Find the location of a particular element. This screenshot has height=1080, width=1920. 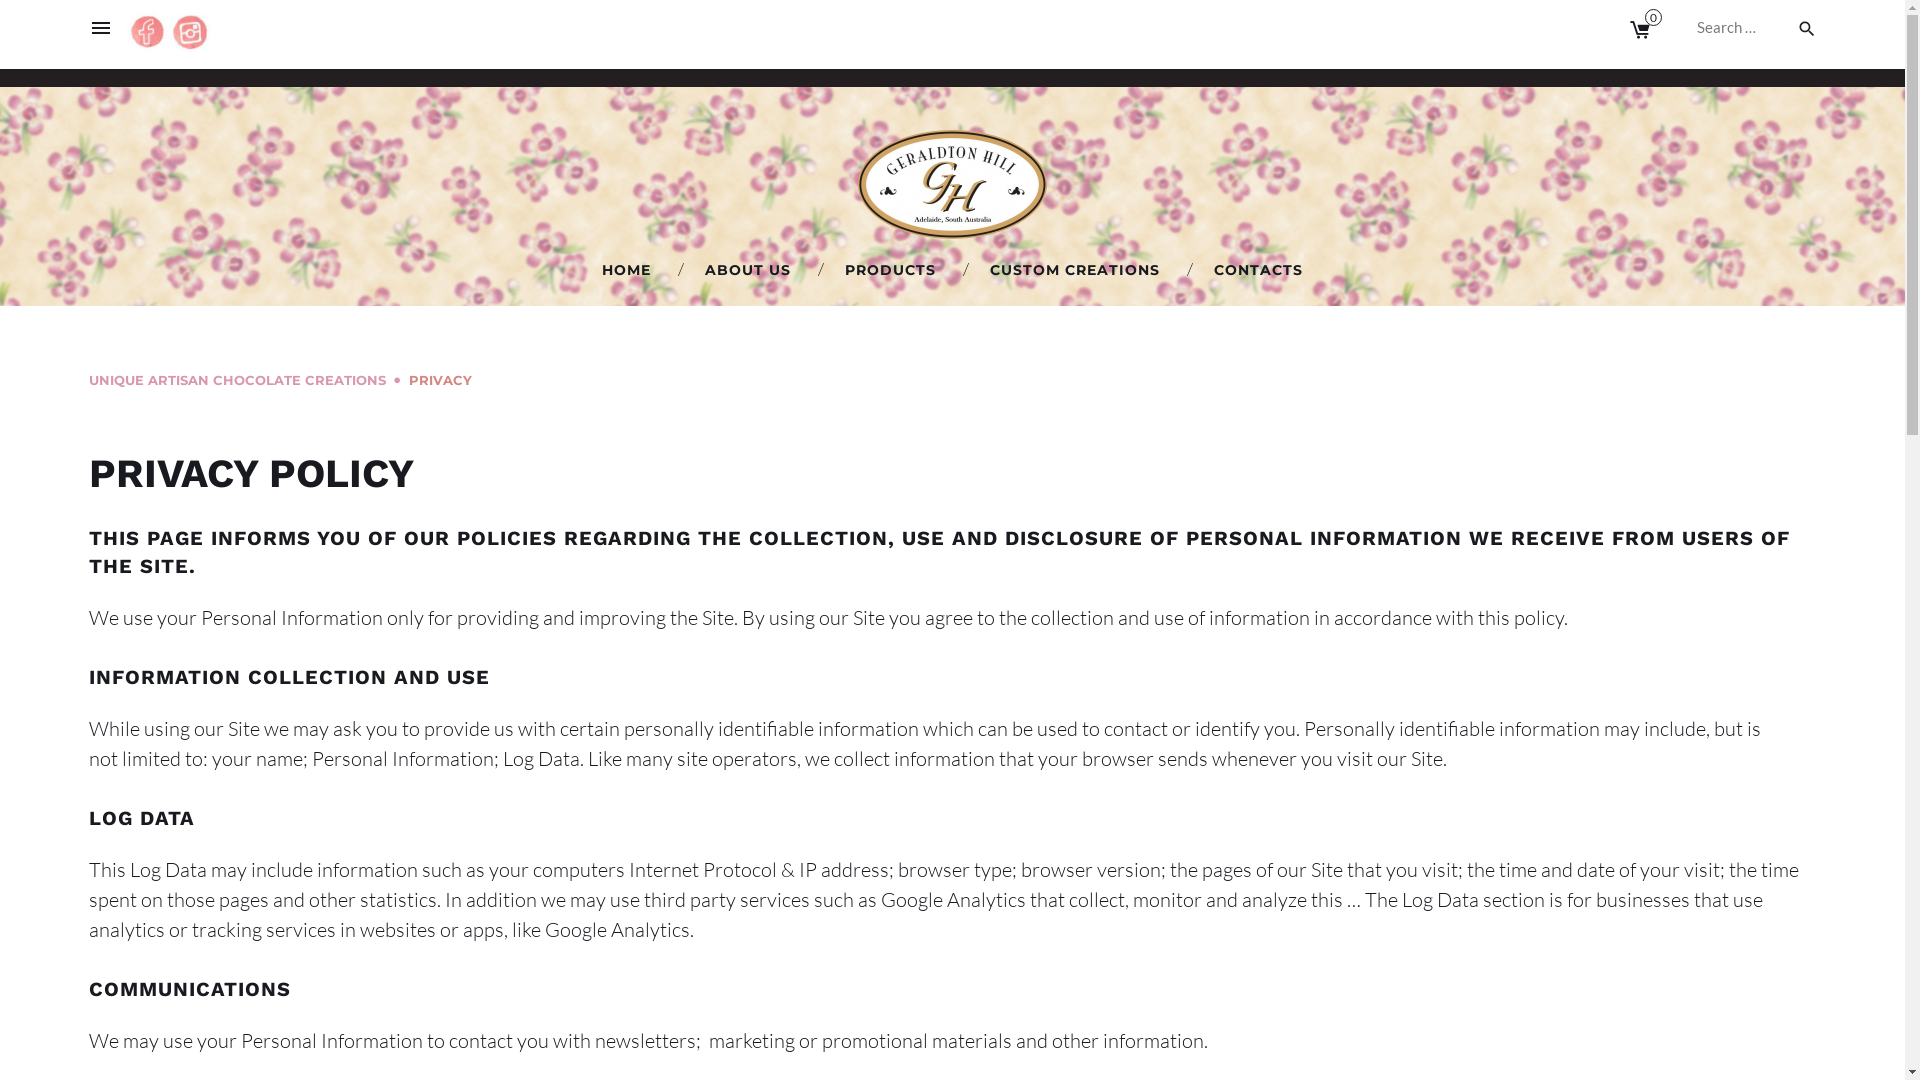

'Instagram' is located at coordinates (1799, 180).